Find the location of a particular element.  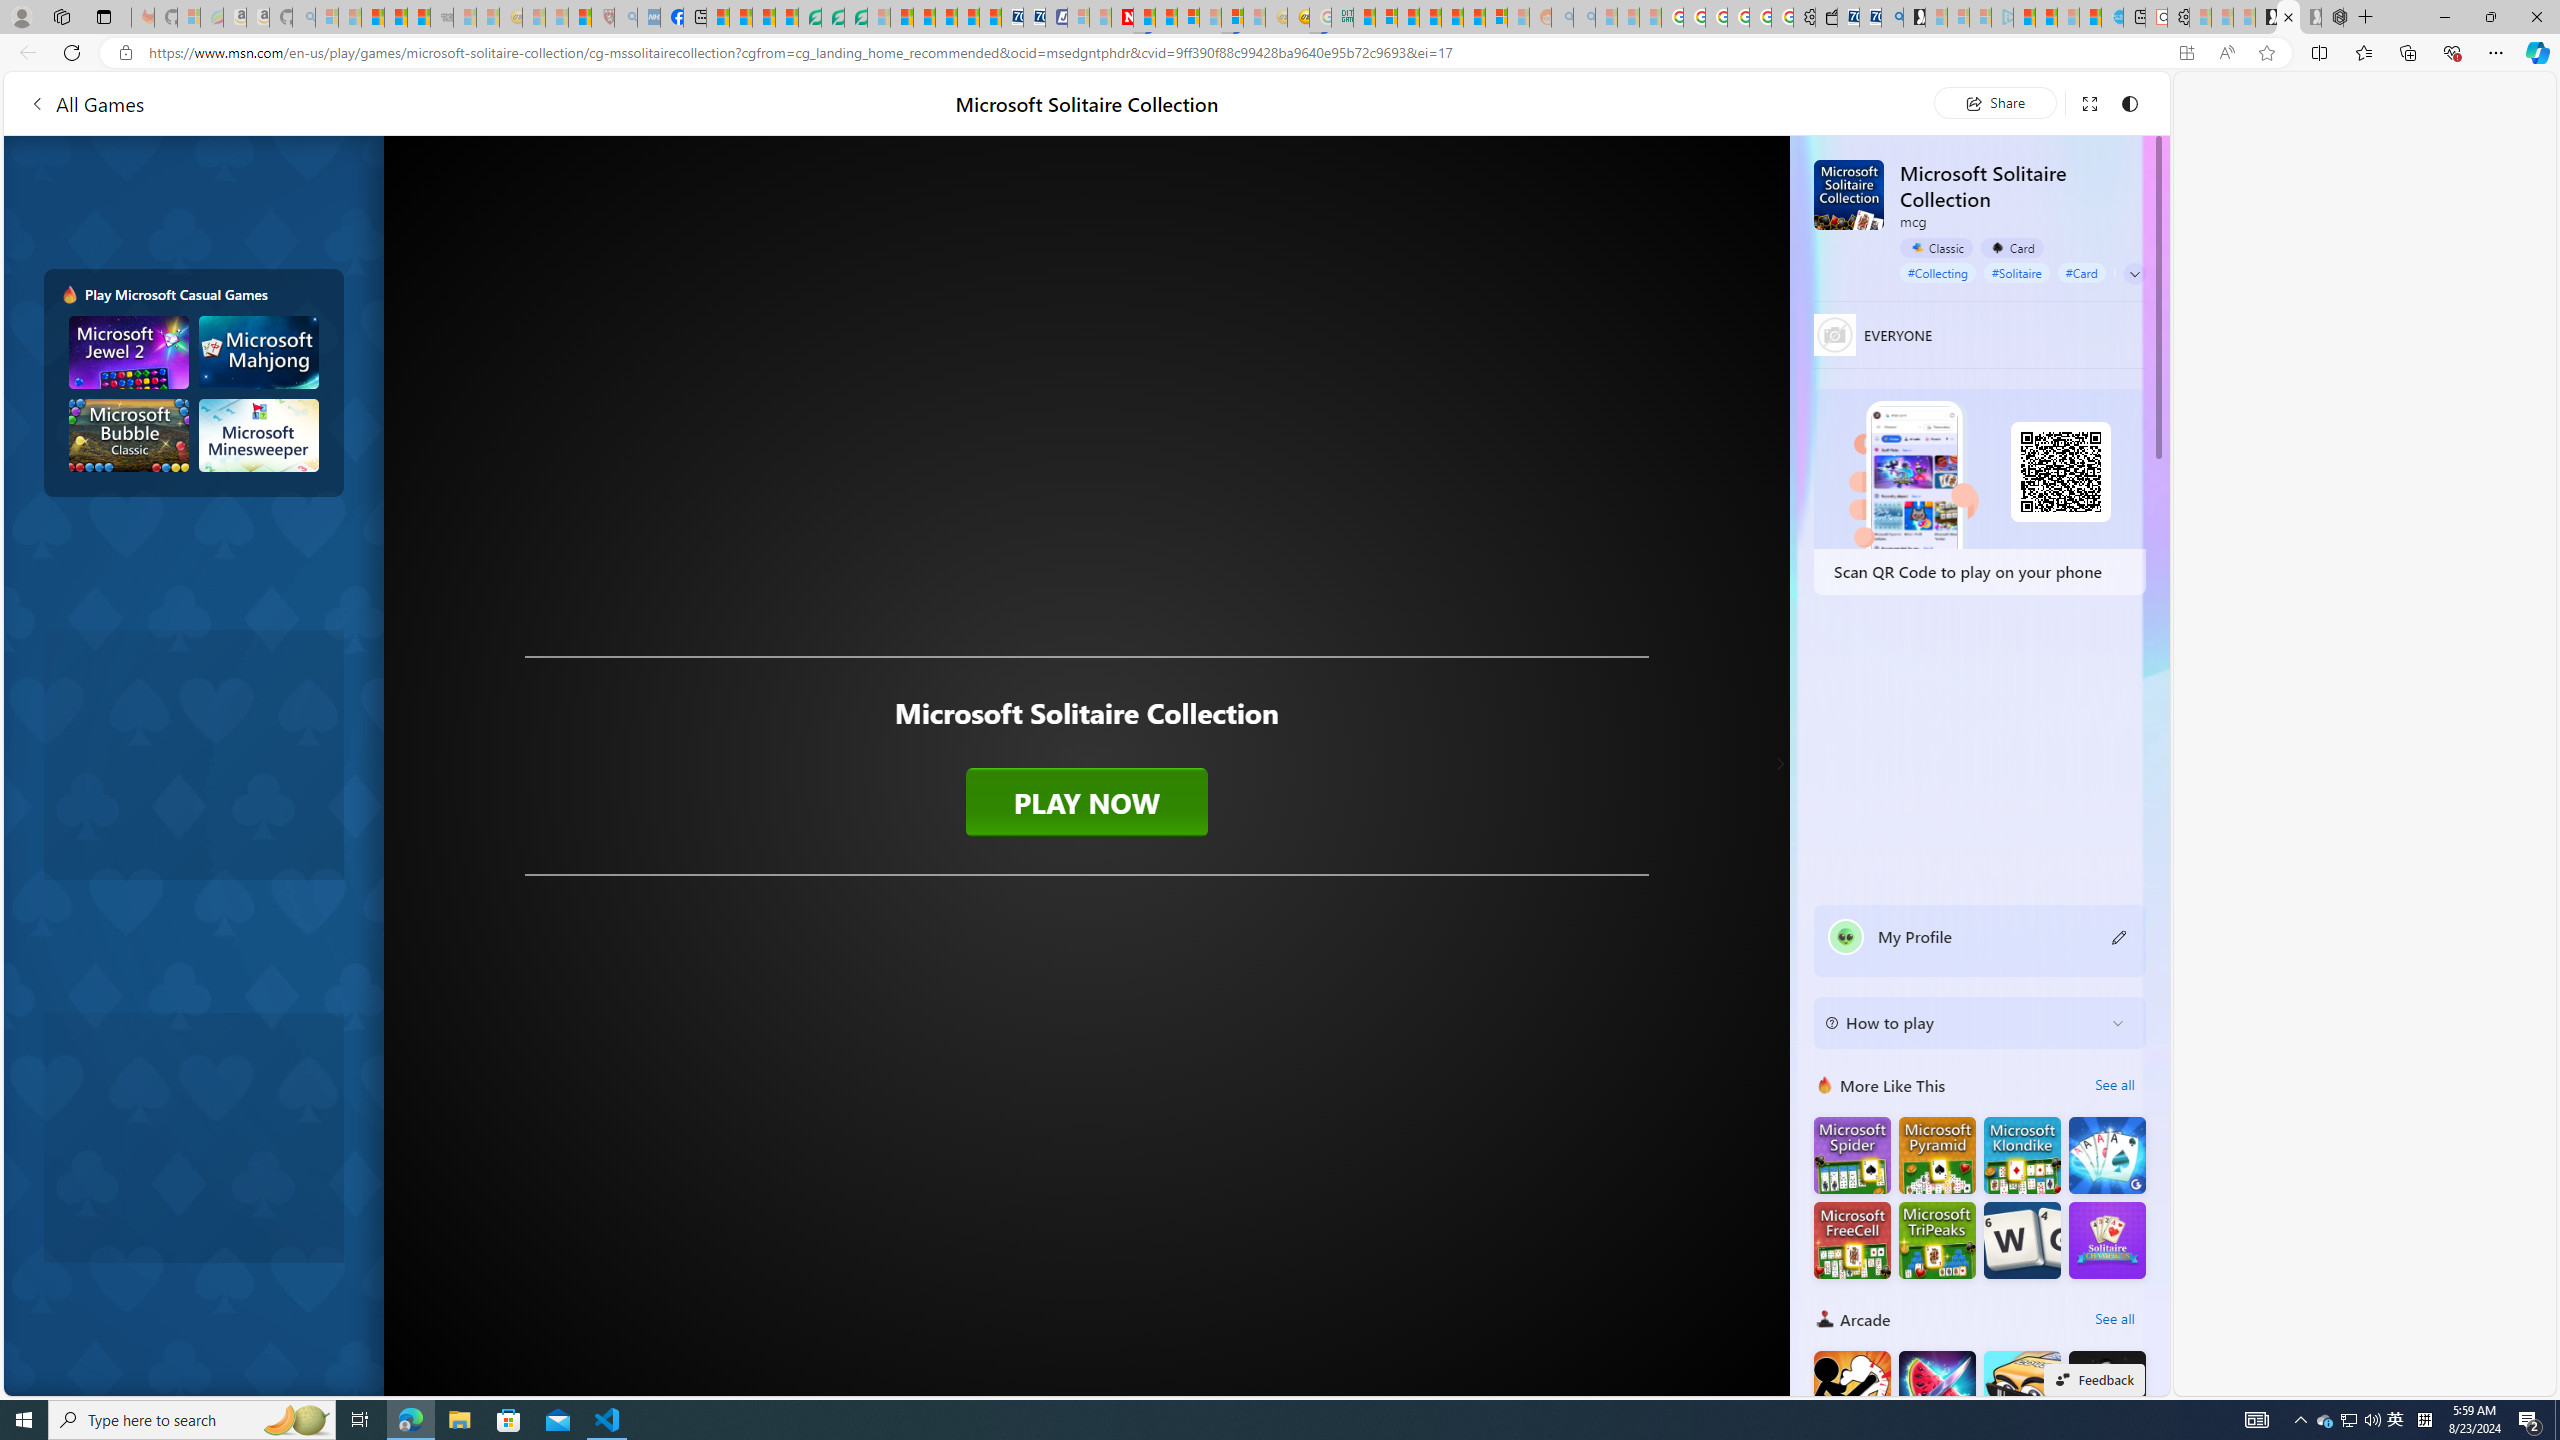

'Microsoft Spider Solitaire' is located at coordinates (1851, 1154).